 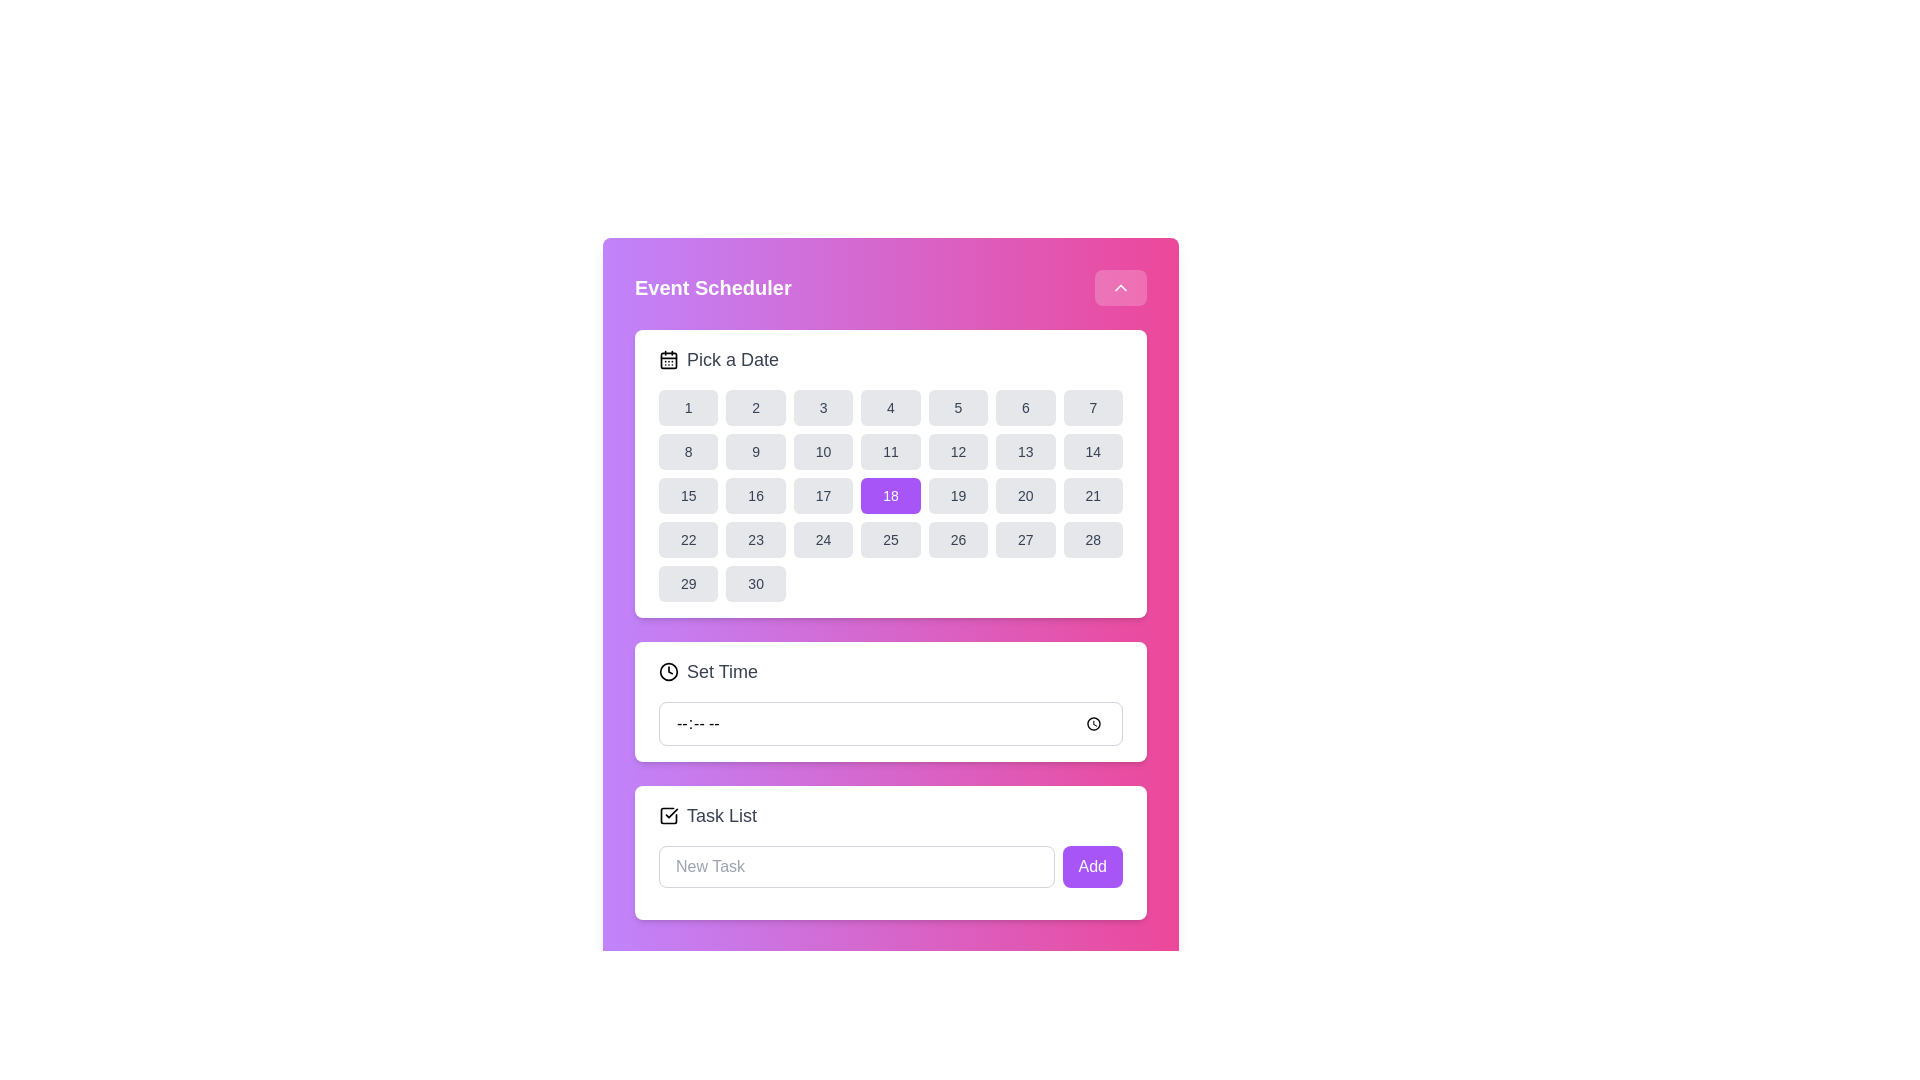 What do you see at coordinates (1025, 407) in the screenshot?
I see `the button with the number '6' in the first row and sixth column of the calendar grid` at bounding box center [1025, 407].